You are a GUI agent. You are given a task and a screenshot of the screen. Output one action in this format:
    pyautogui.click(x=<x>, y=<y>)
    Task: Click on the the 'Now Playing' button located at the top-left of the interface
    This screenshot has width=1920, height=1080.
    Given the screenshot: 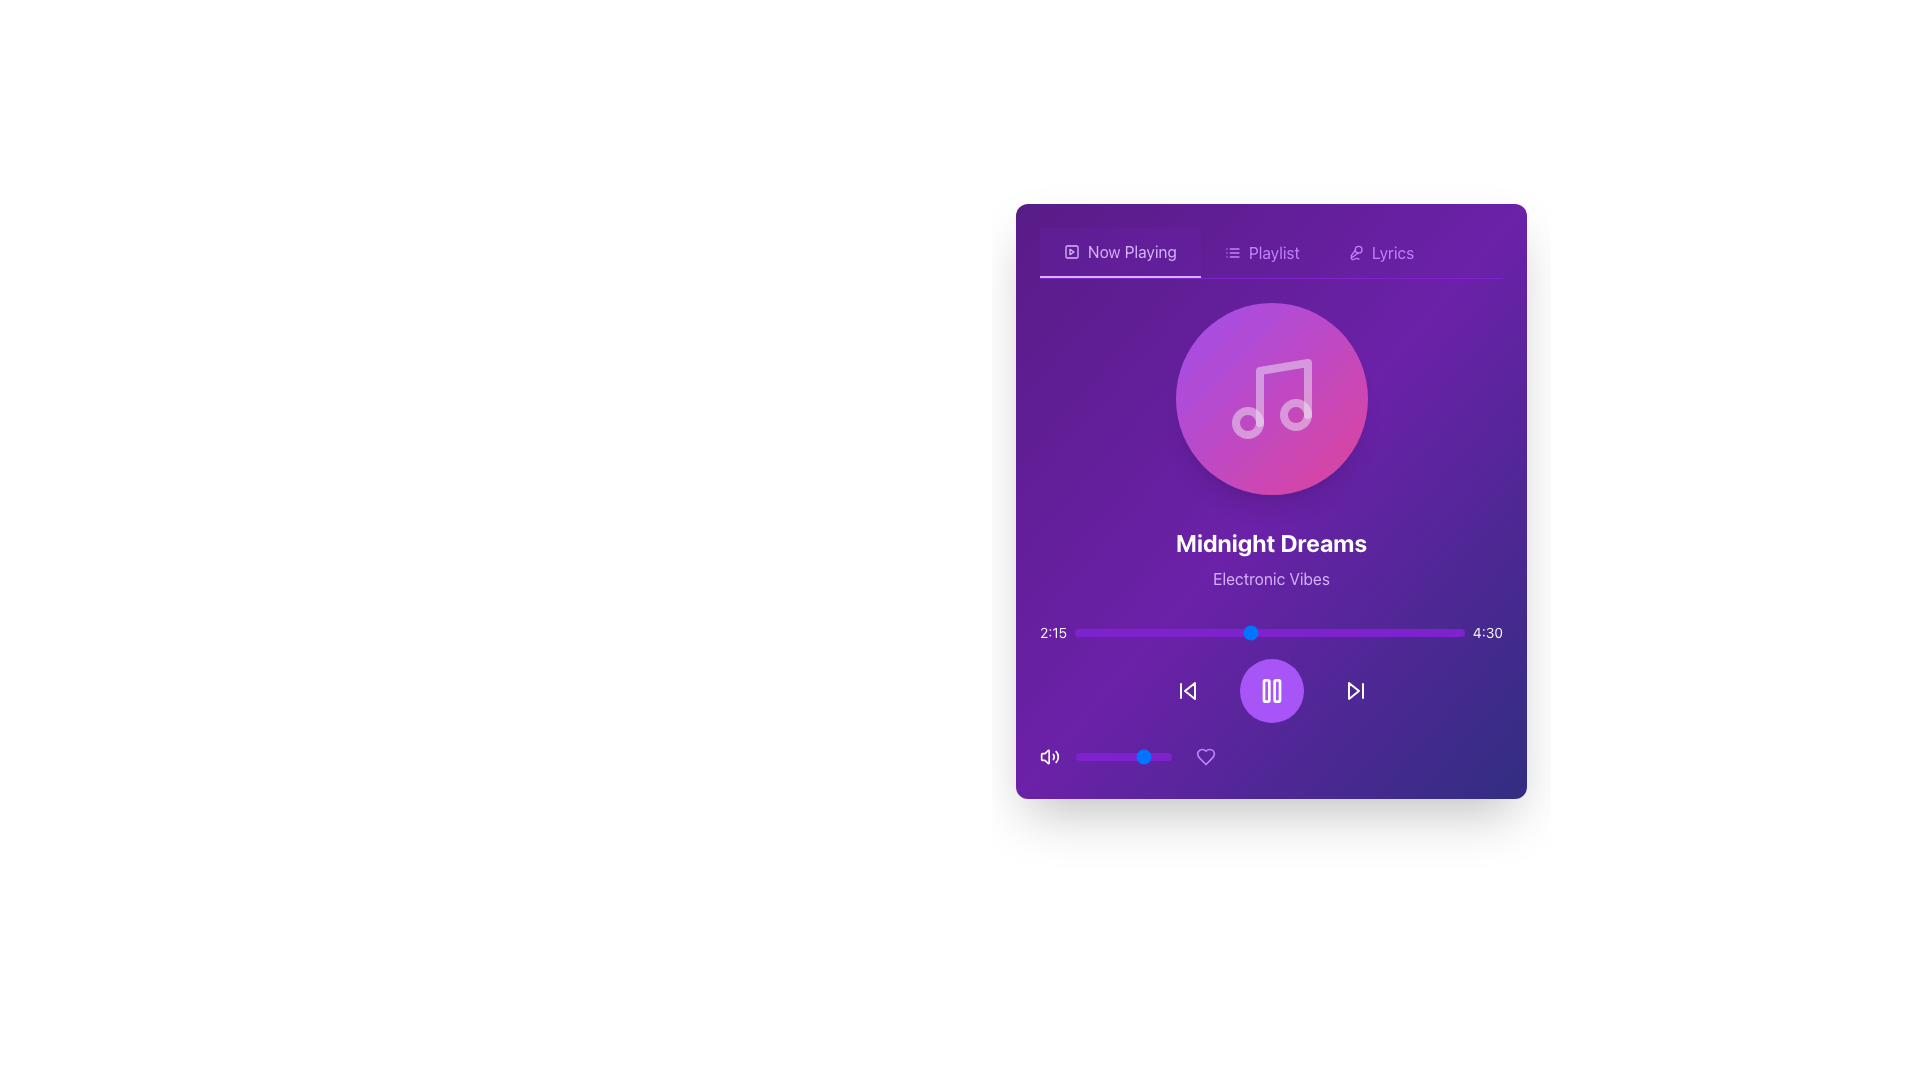 What is the action you would take?
    pyautogui.click(x=1120, y=252)
    